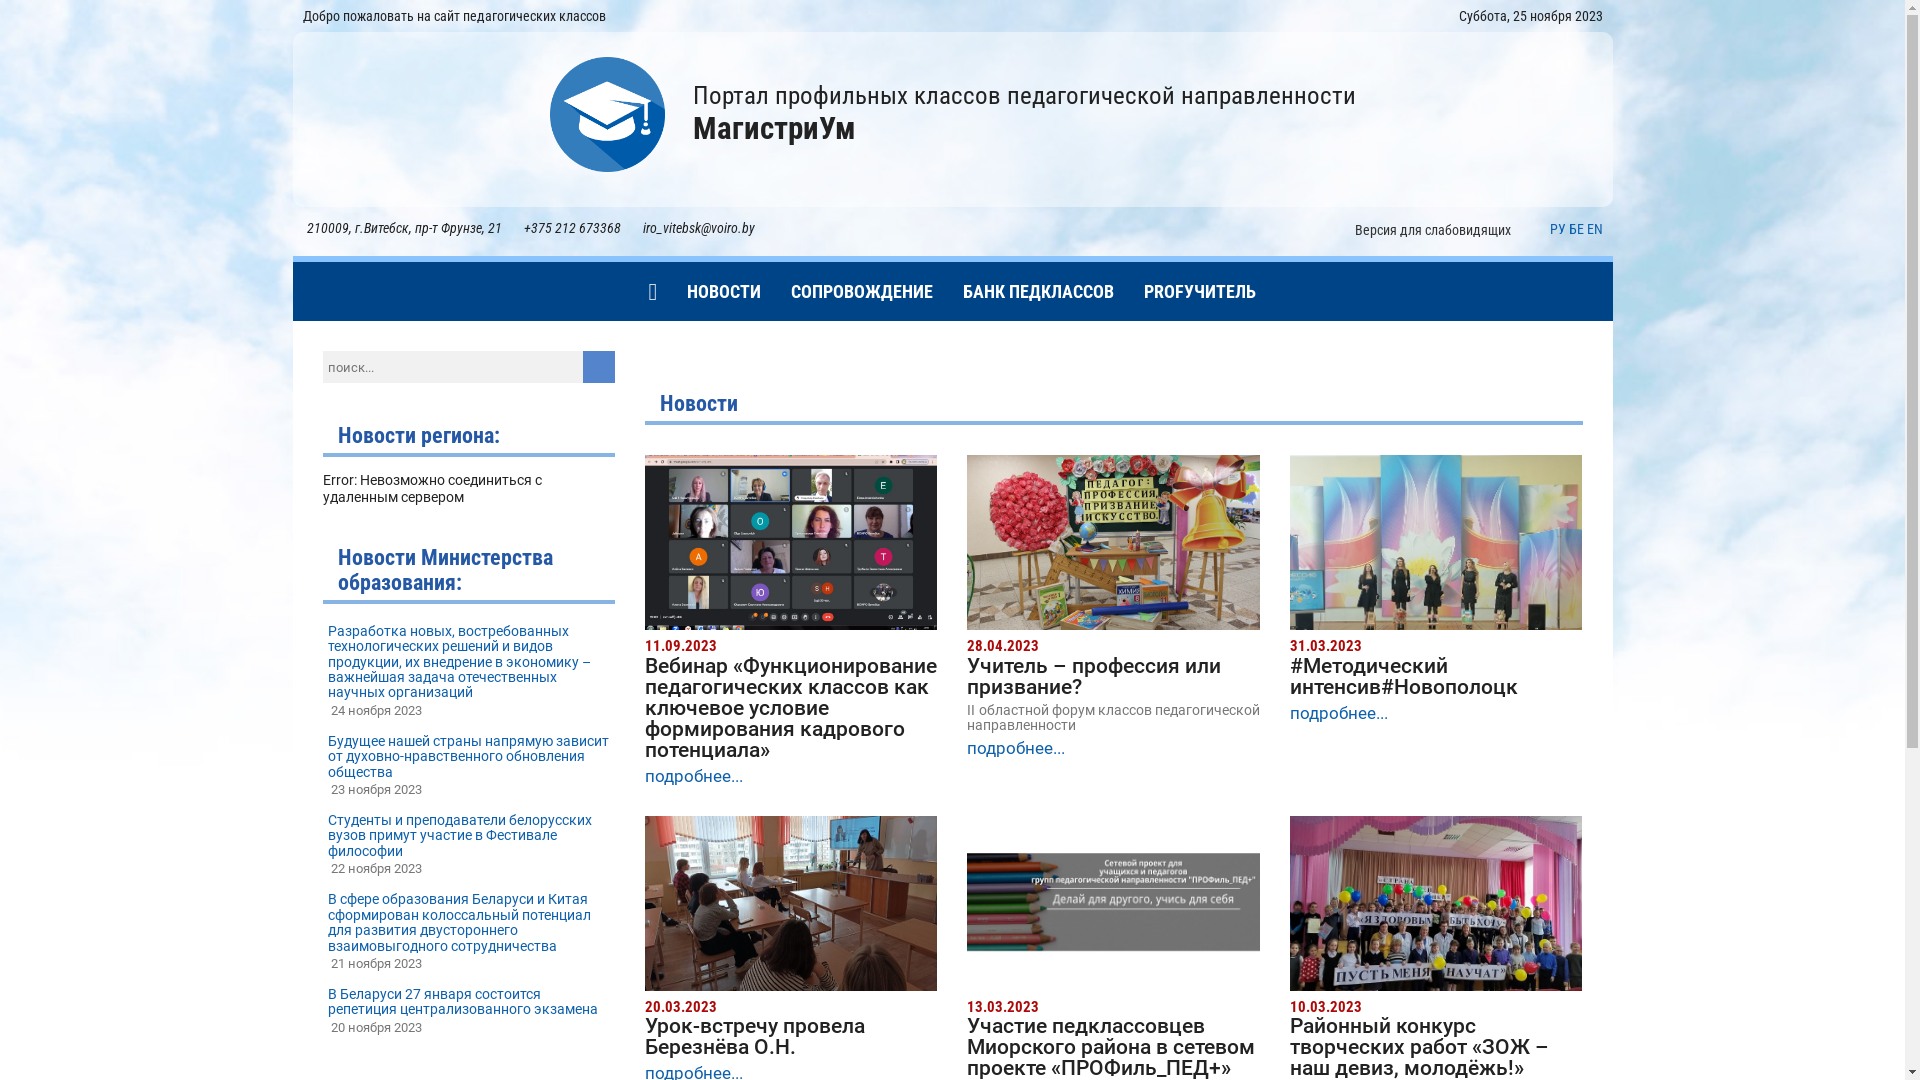  What do you see at coordinates (1592, 227) in the screenshot?
I see `'EN'` at bounding box center [1592, 227].